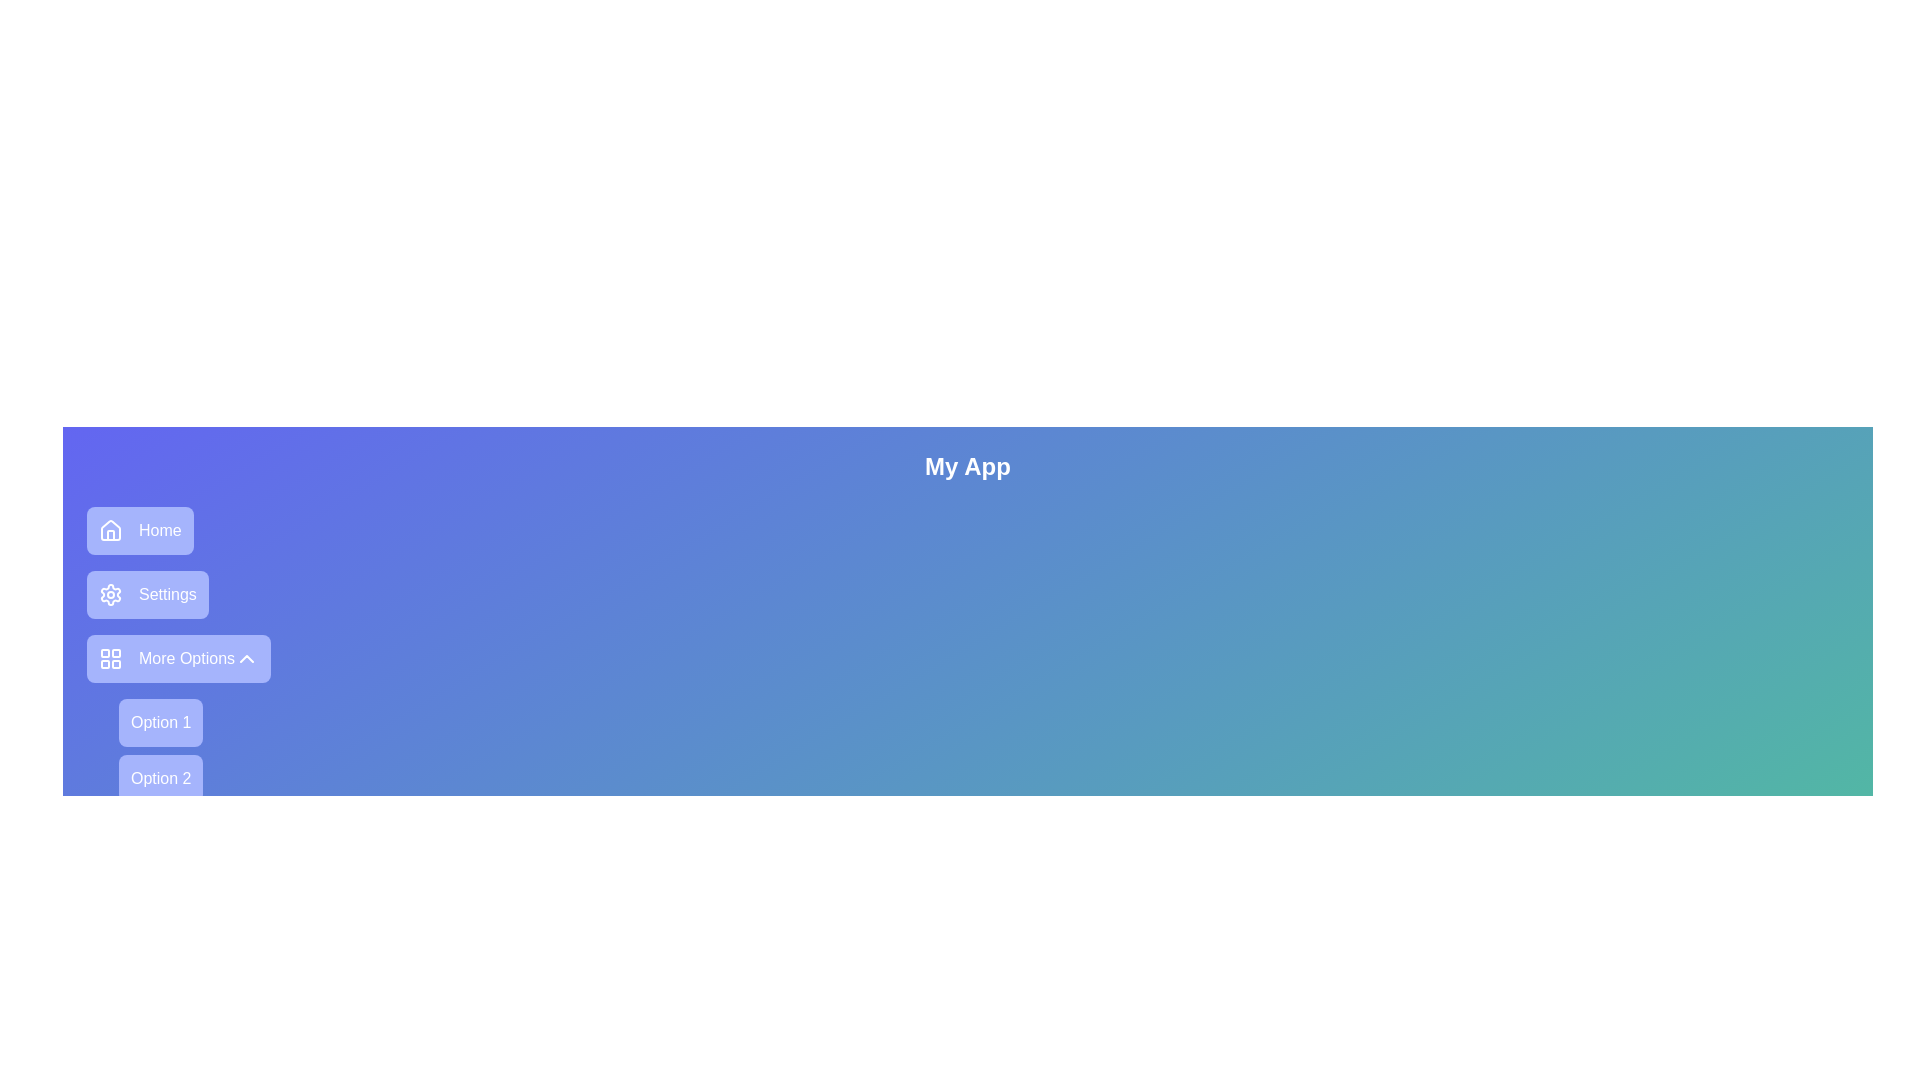 Image resolution: width=1920 pixels, height=1080 pixels. I want to click on the 'Home' button in the left-hand vertical menu which contains the house icon, so click(109, 528).